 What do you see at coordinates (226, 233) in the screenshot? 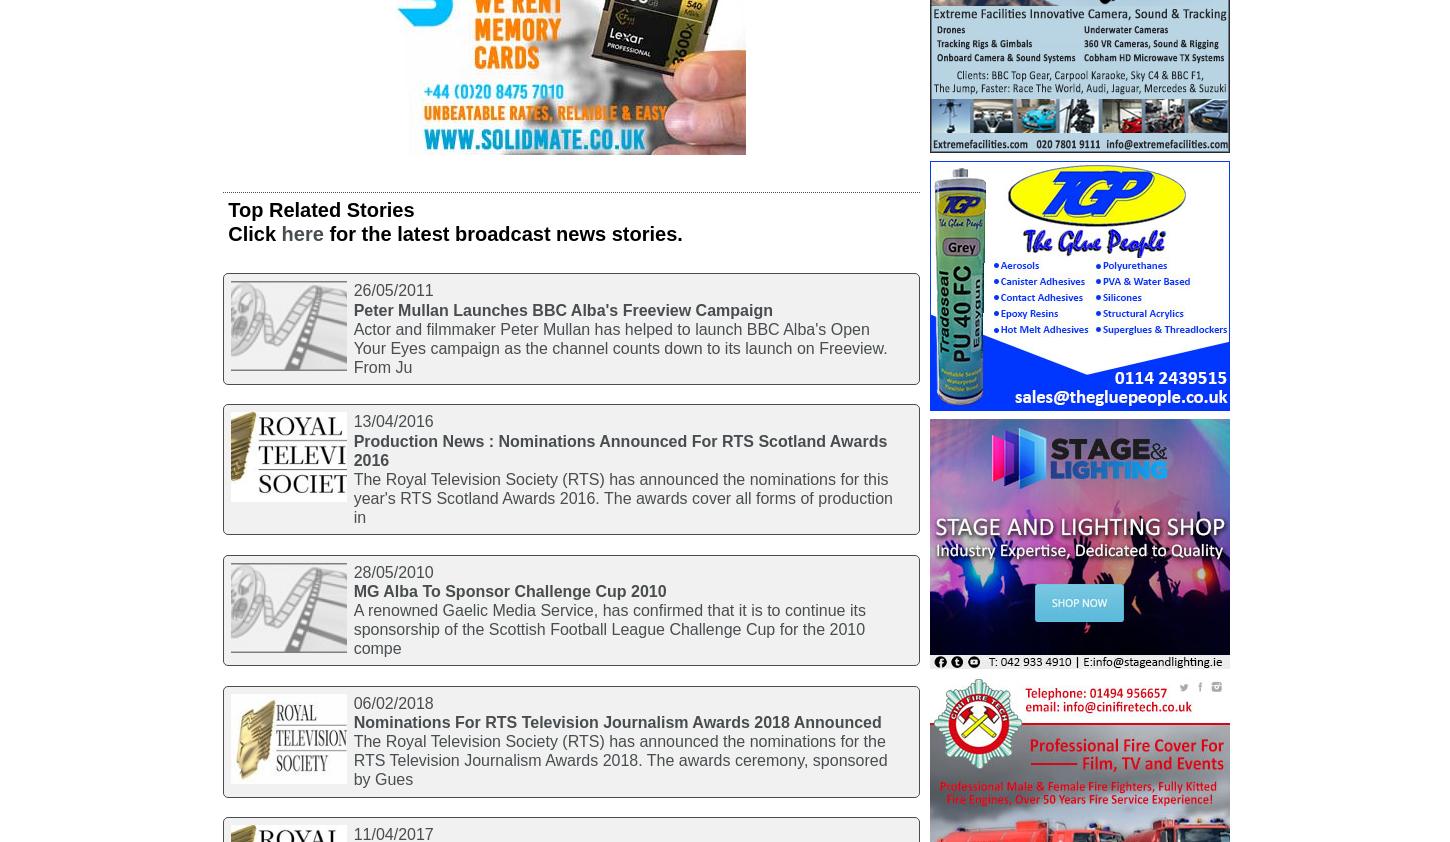
I see `'Click'` at bounding box center [226, 233].